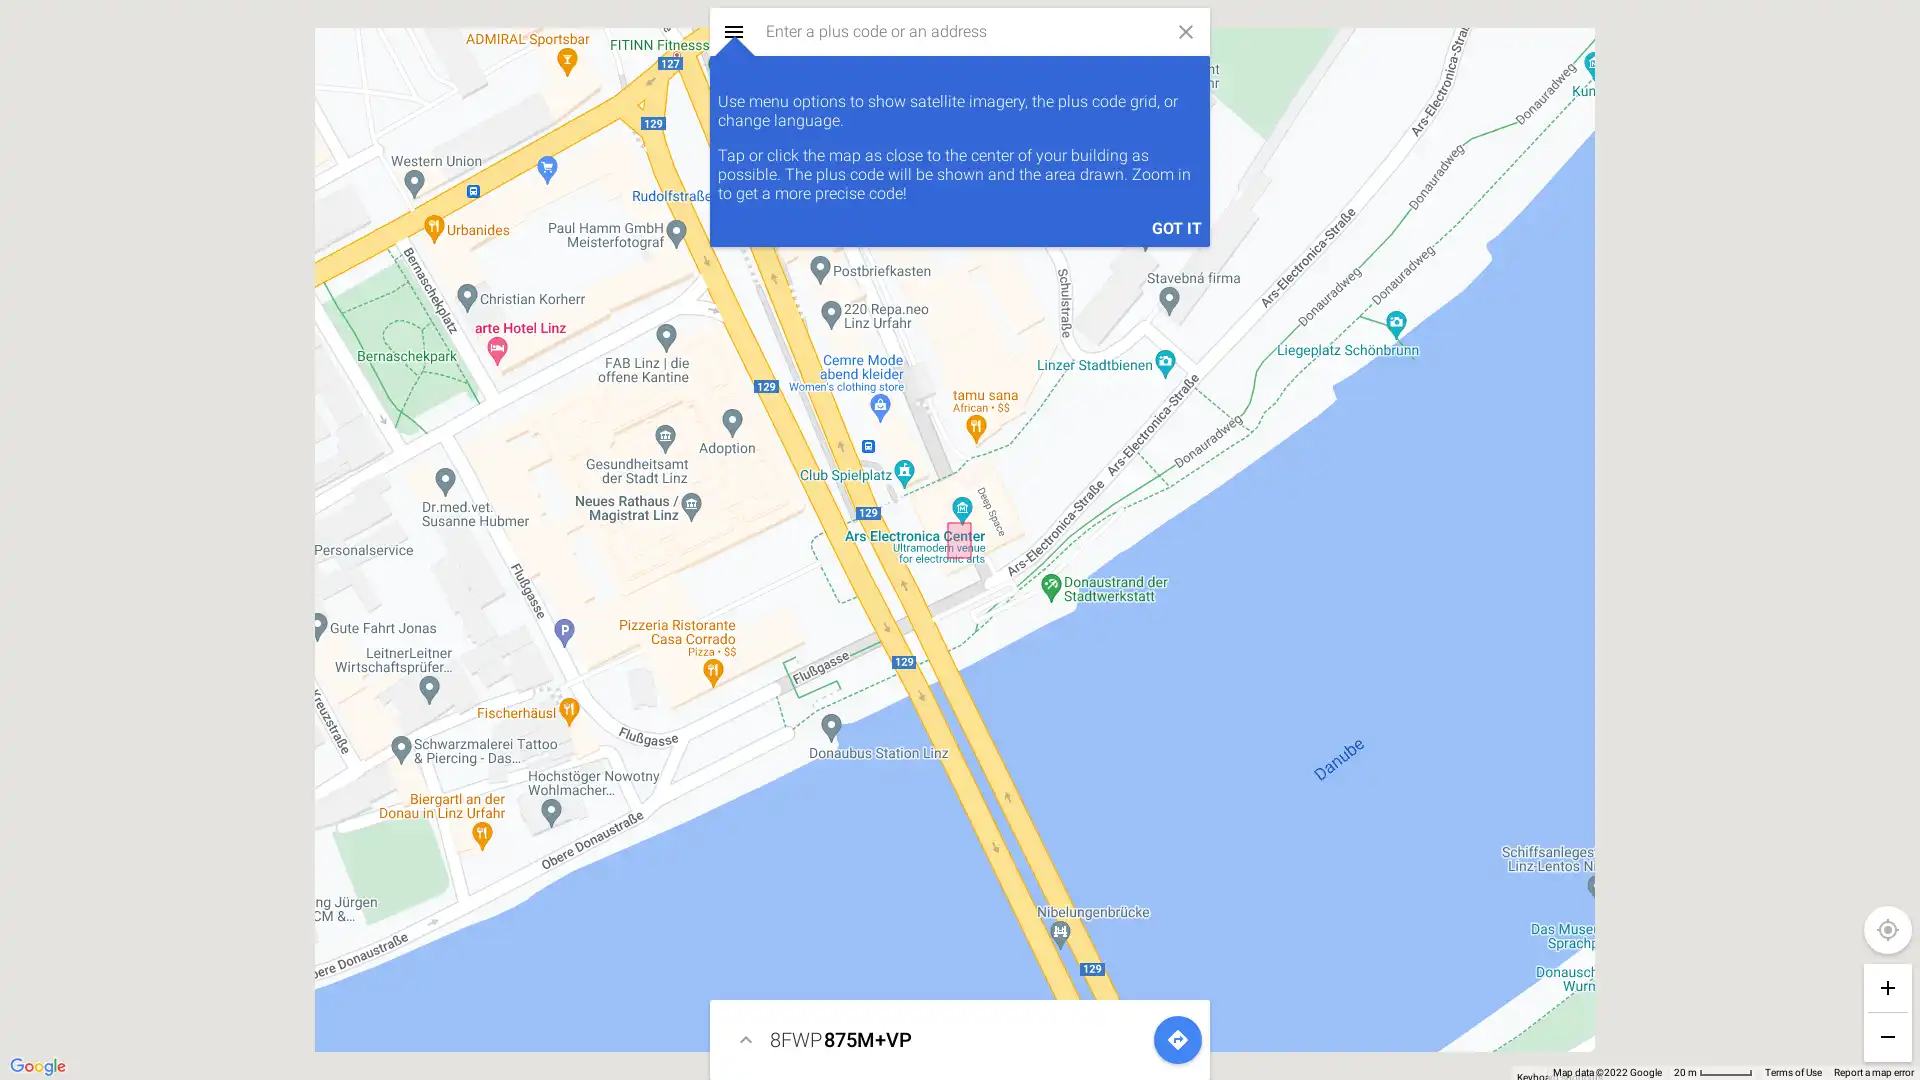 This screenshot has height=1080, width=1920. Describe the element at coordinates (374, 1045) in the screenshot. I see `GOT IT` at that location.